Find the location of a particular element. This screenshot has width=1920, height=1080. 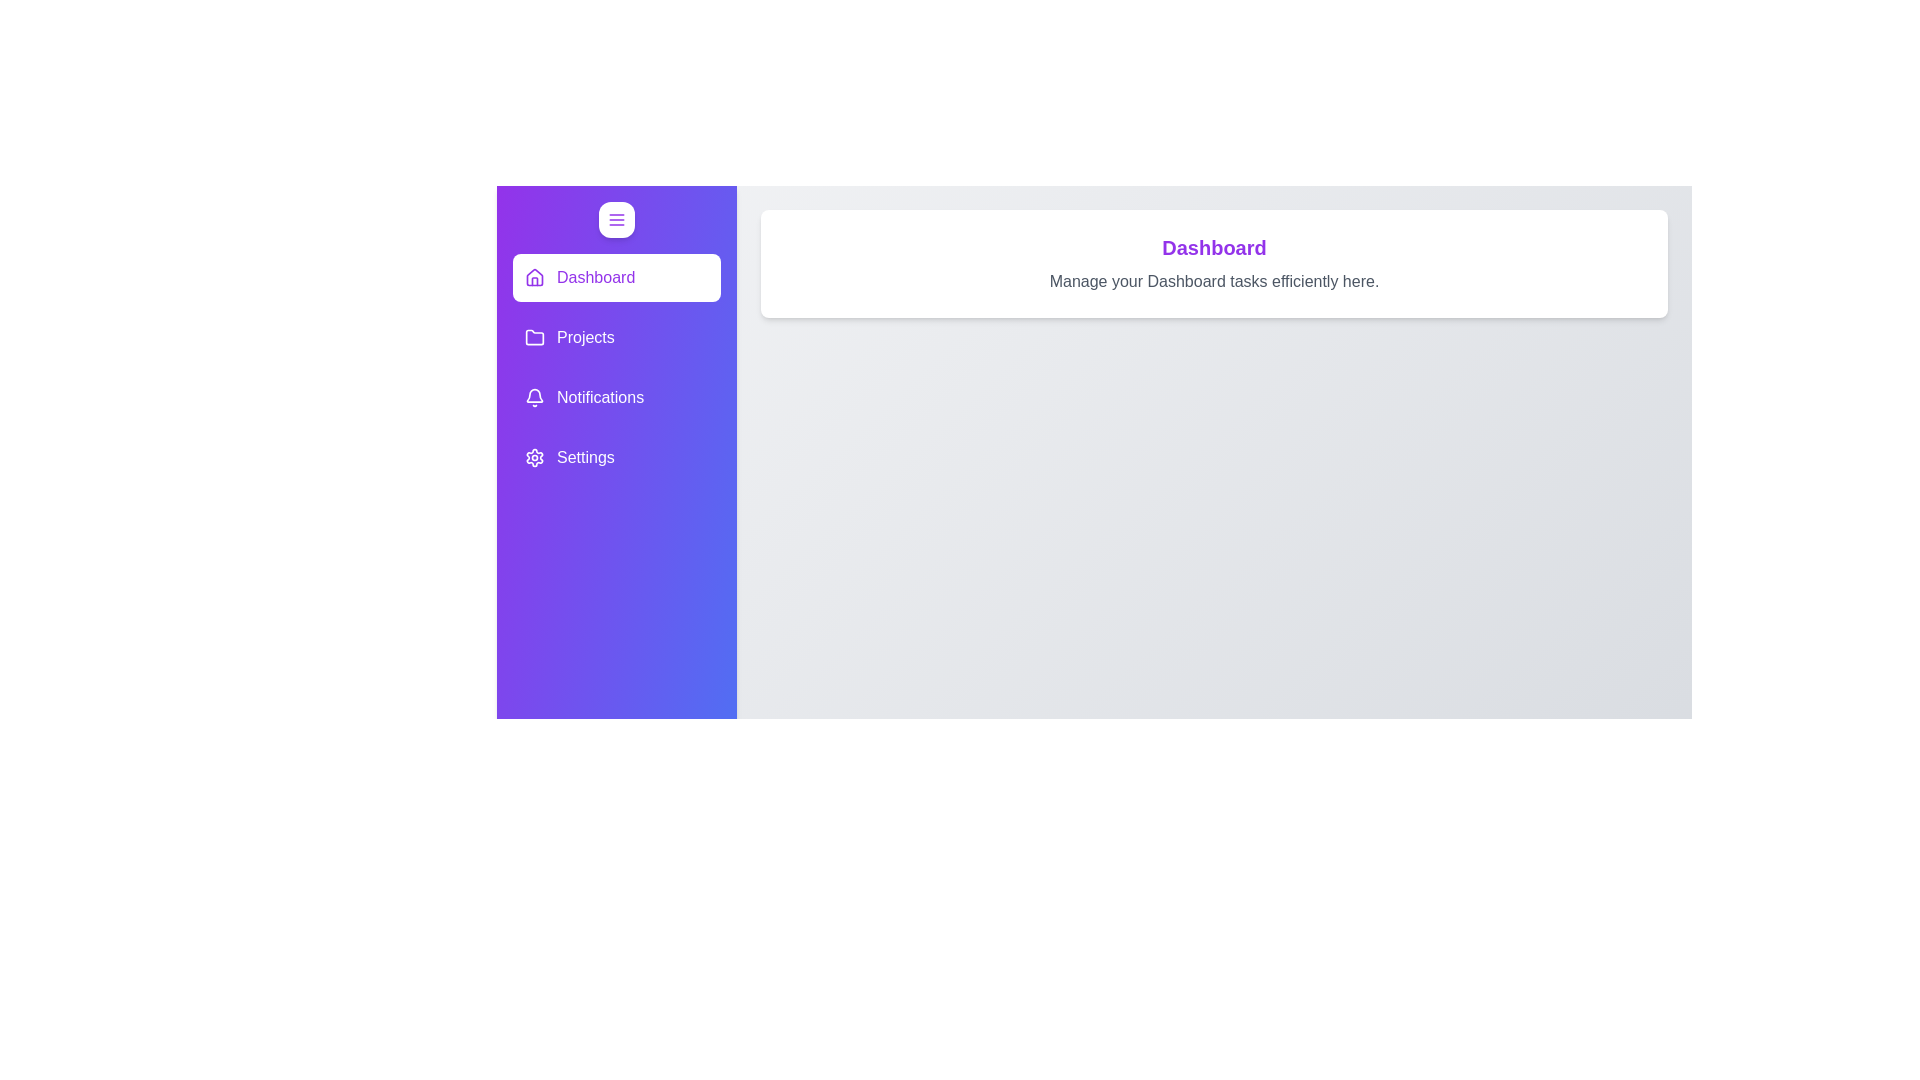

the element labeled Projects to observe its hover effects is located at coordinates (616, 337).